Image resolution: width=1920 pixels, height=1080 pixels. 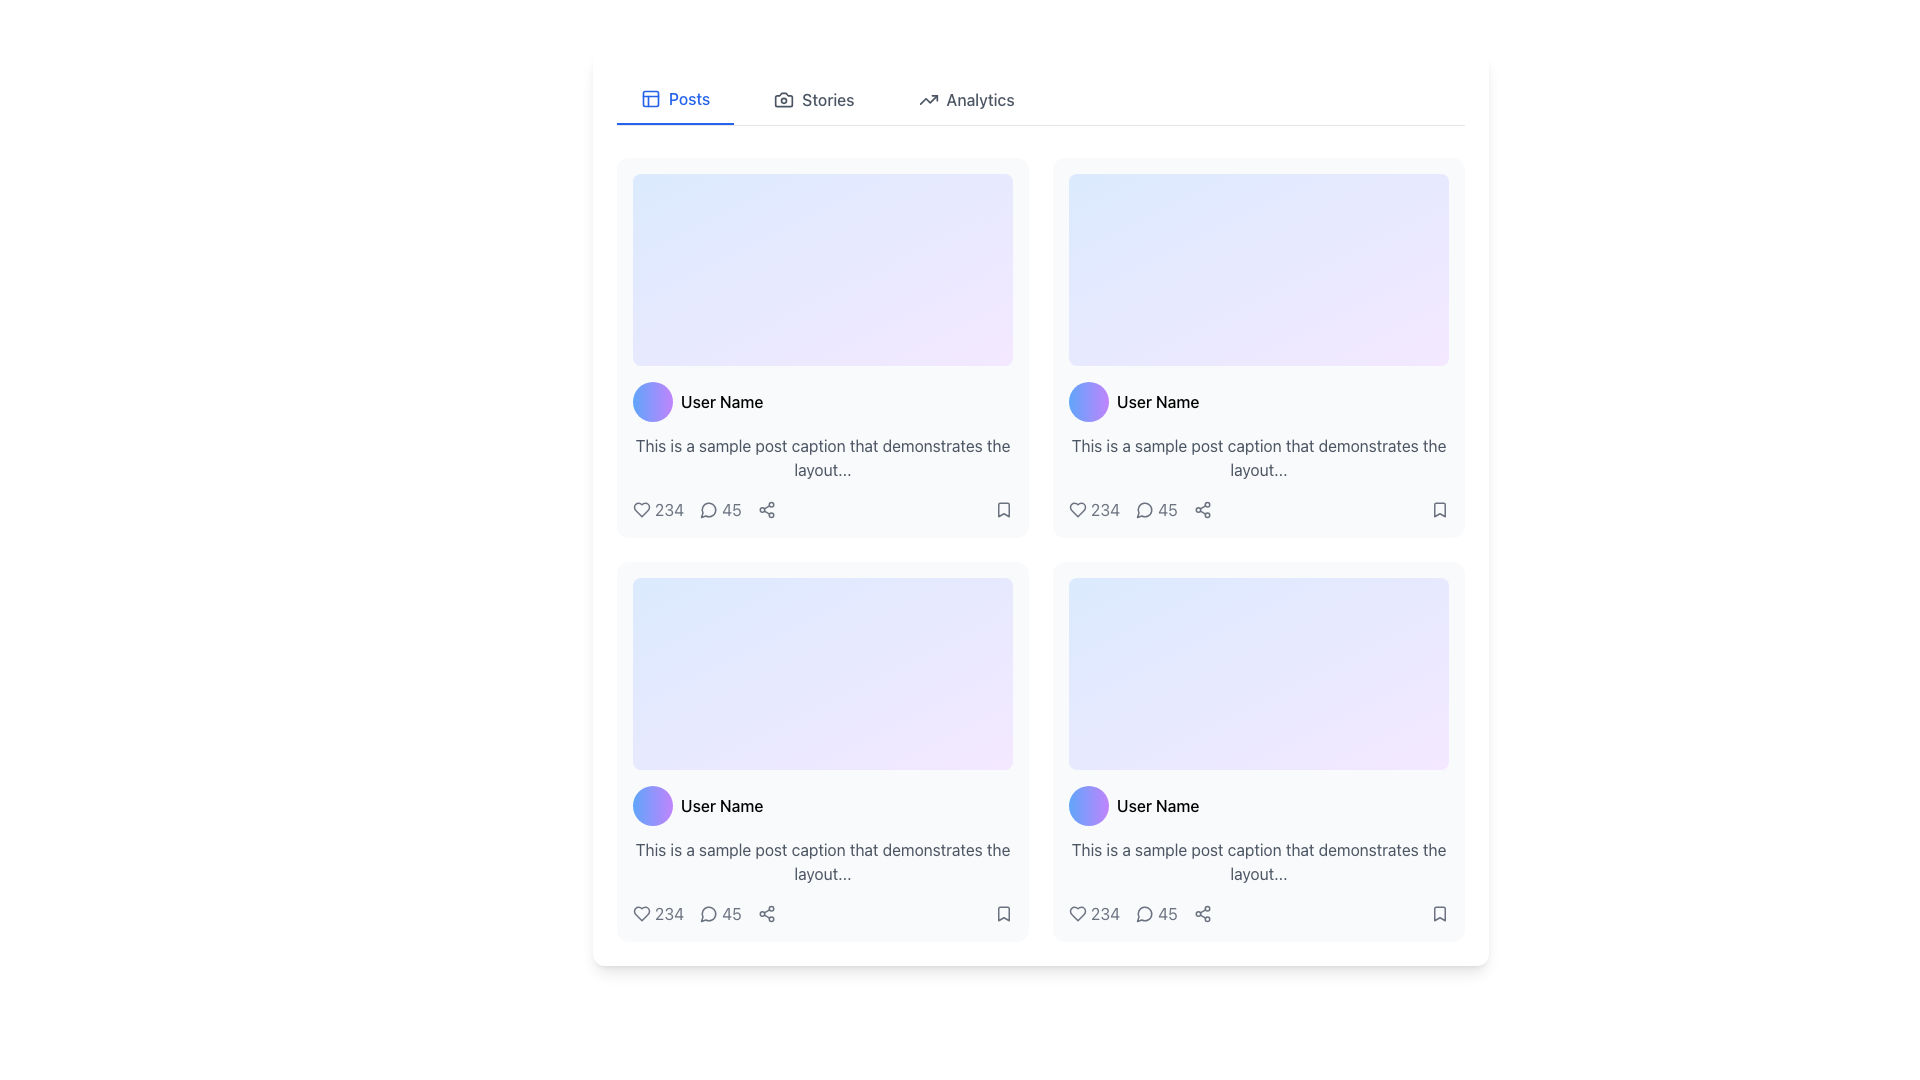 I want to click on the Decorative Icon, a square icon with a subtle border that features a grid-like panel division, located to the left of the 'Posts' label in the navigation bar, so click(x=651, y=99).